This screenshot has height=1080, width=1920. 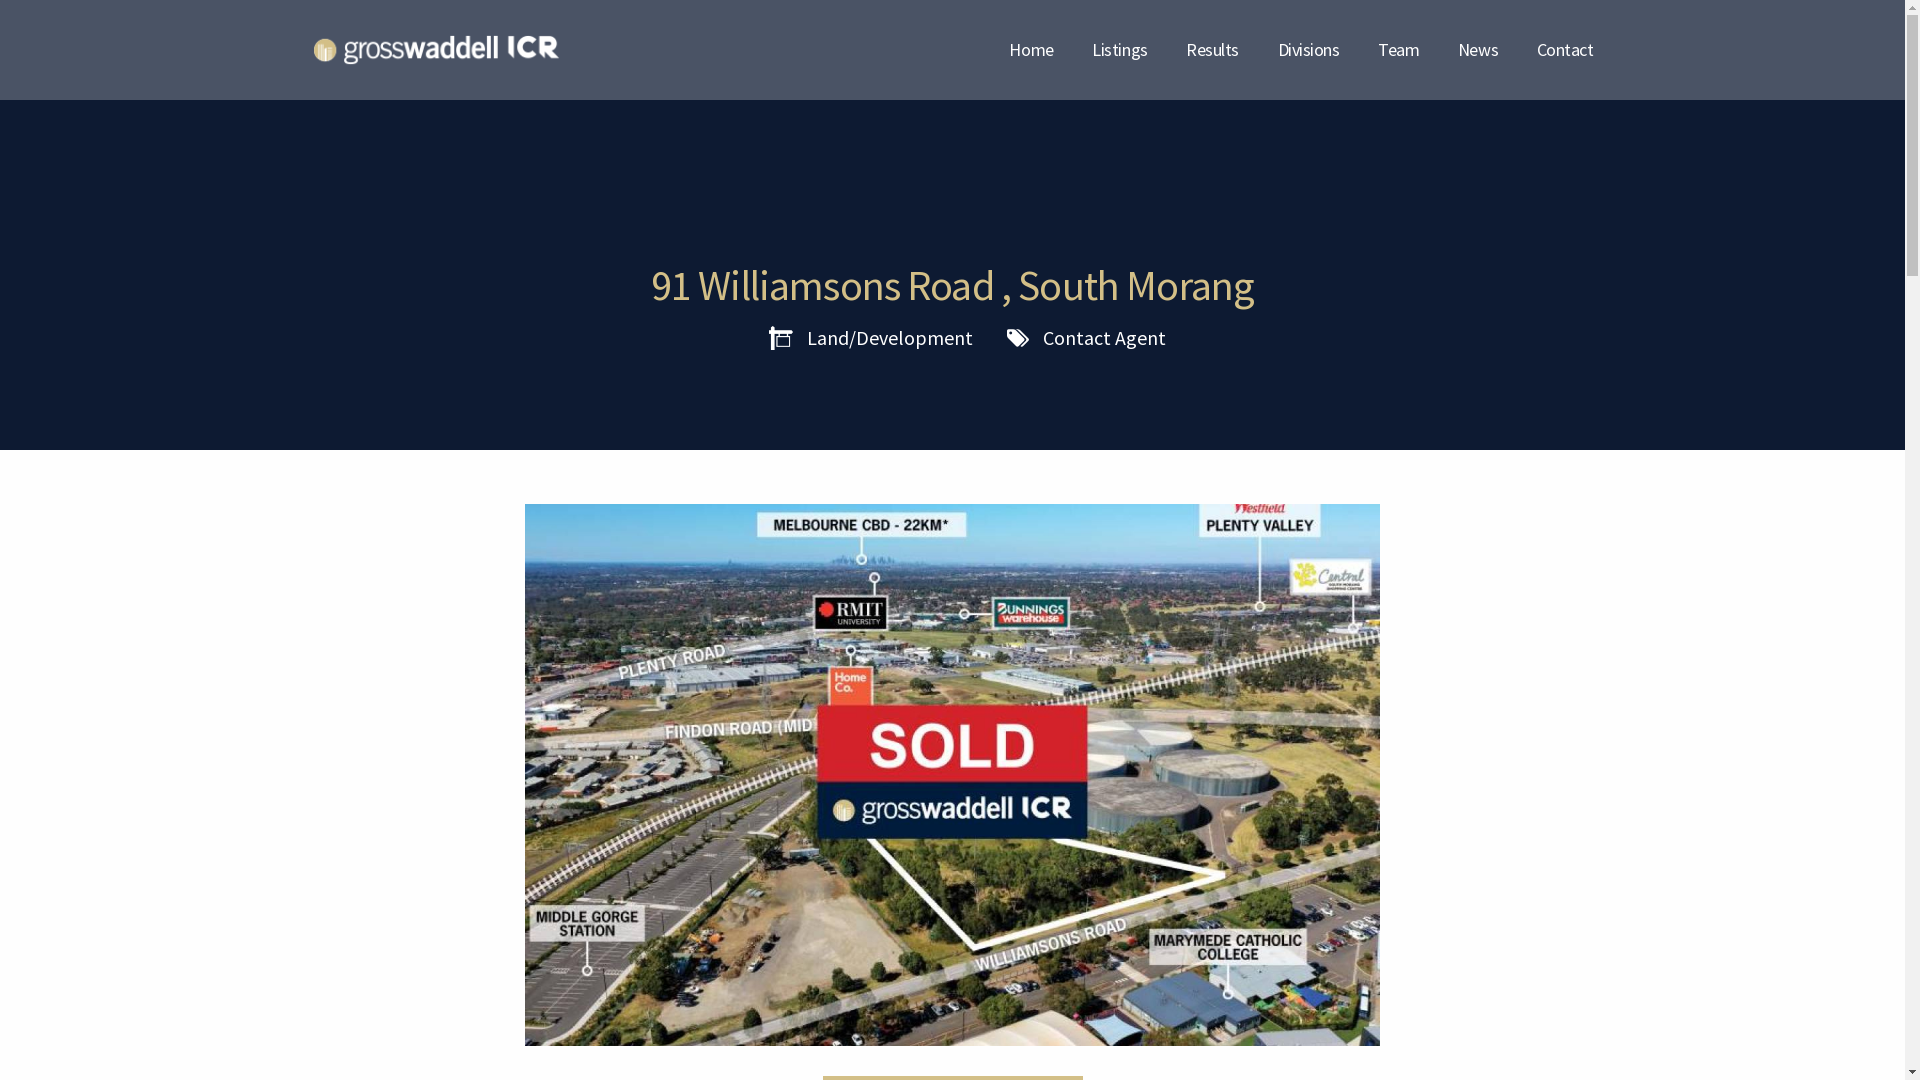 I want to click on 'Contact', so click(x=1564, y=48).